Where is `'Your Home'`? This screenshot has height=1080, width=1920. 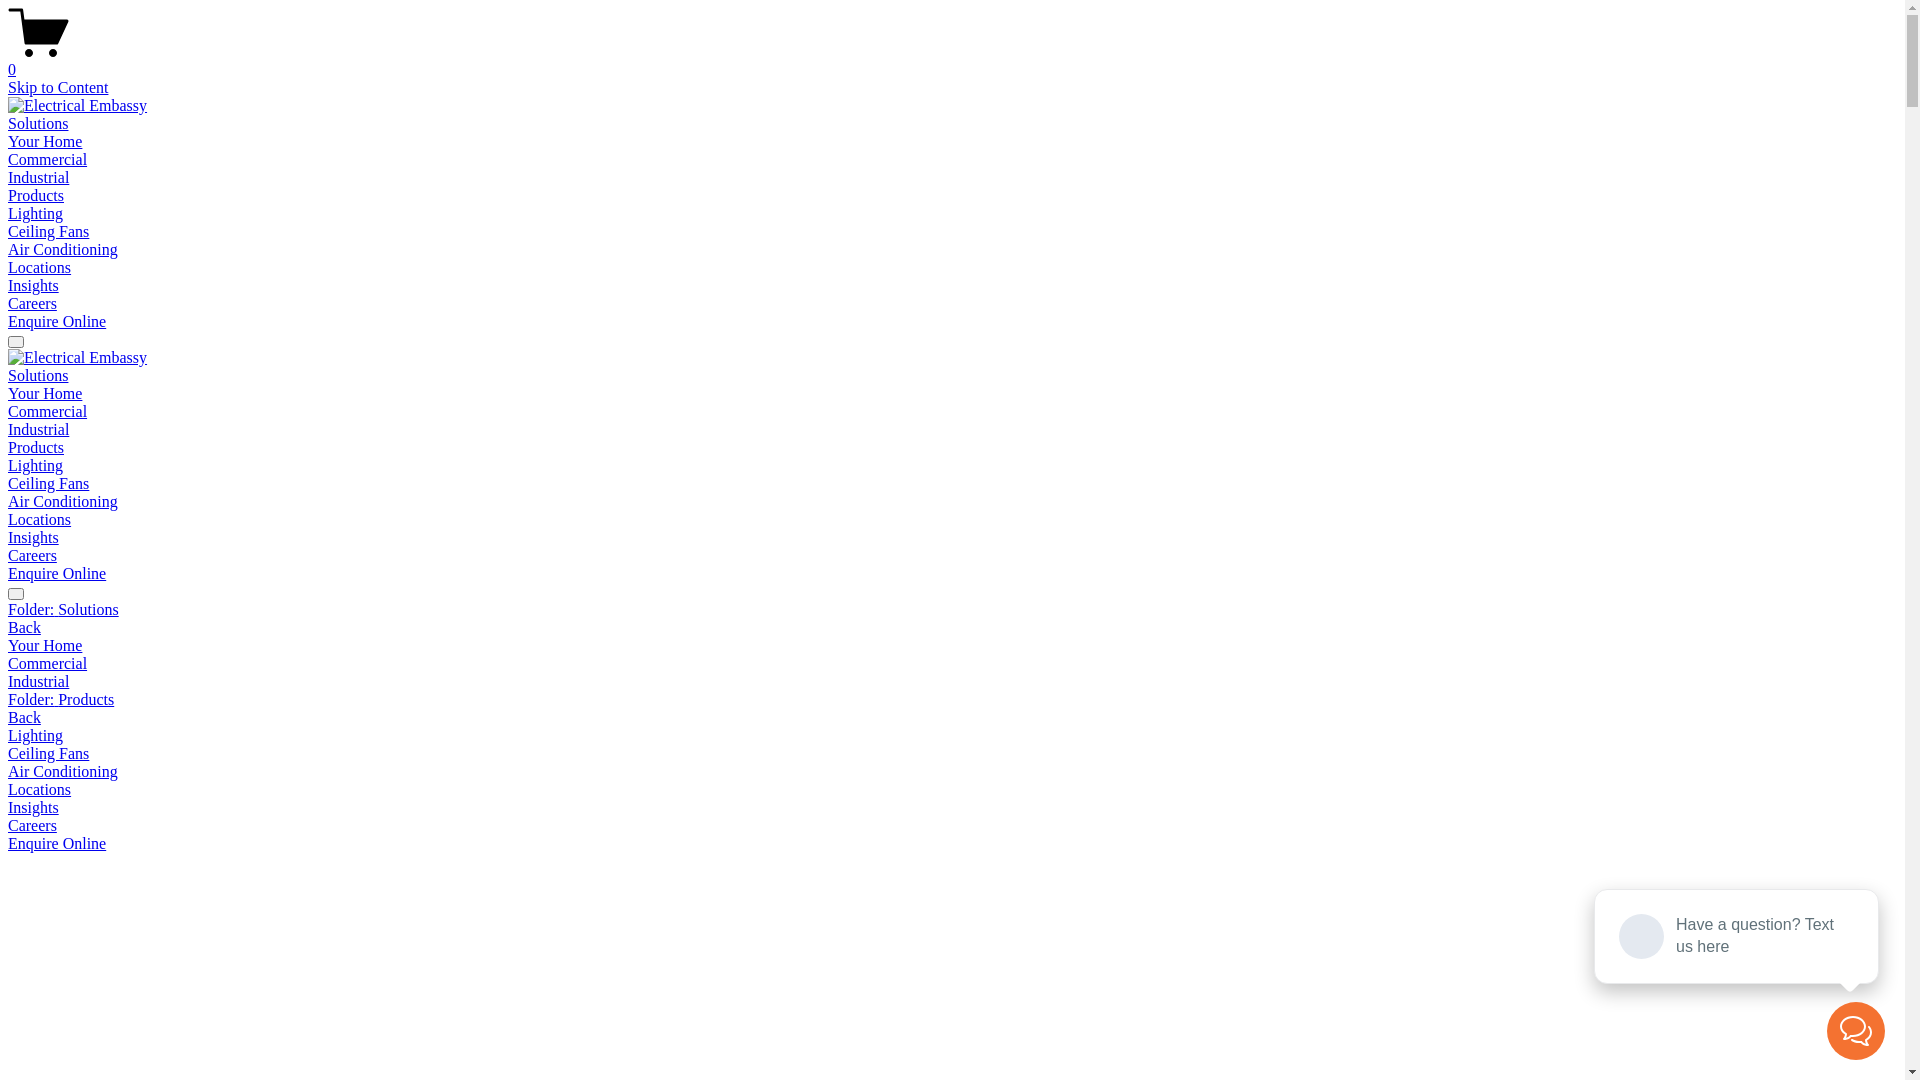
'Your Home' is located at coordinates (44, 140).